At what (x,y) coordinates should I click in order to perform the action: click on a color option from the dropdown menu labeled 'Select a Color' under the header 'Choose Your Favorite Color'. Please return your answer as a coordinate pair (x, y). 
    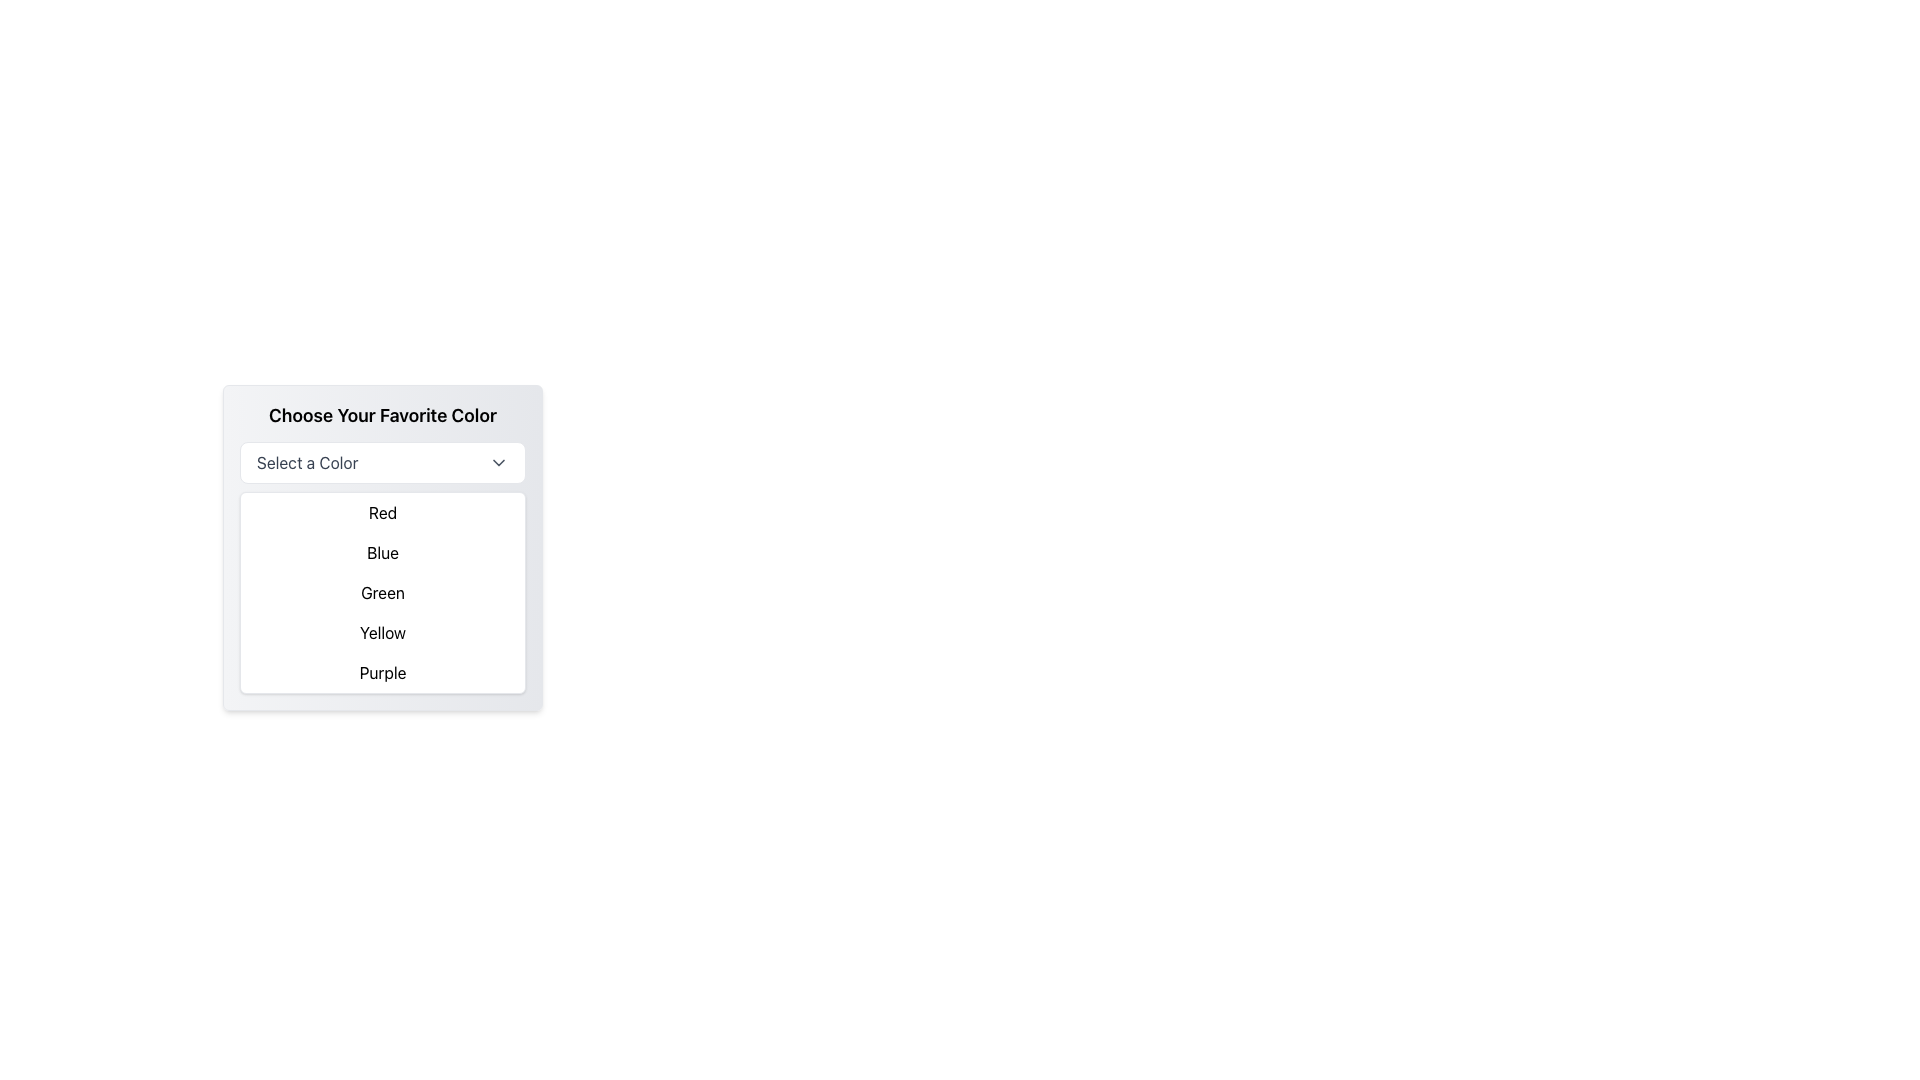
    Looking at the image, I should click on (383, 547).